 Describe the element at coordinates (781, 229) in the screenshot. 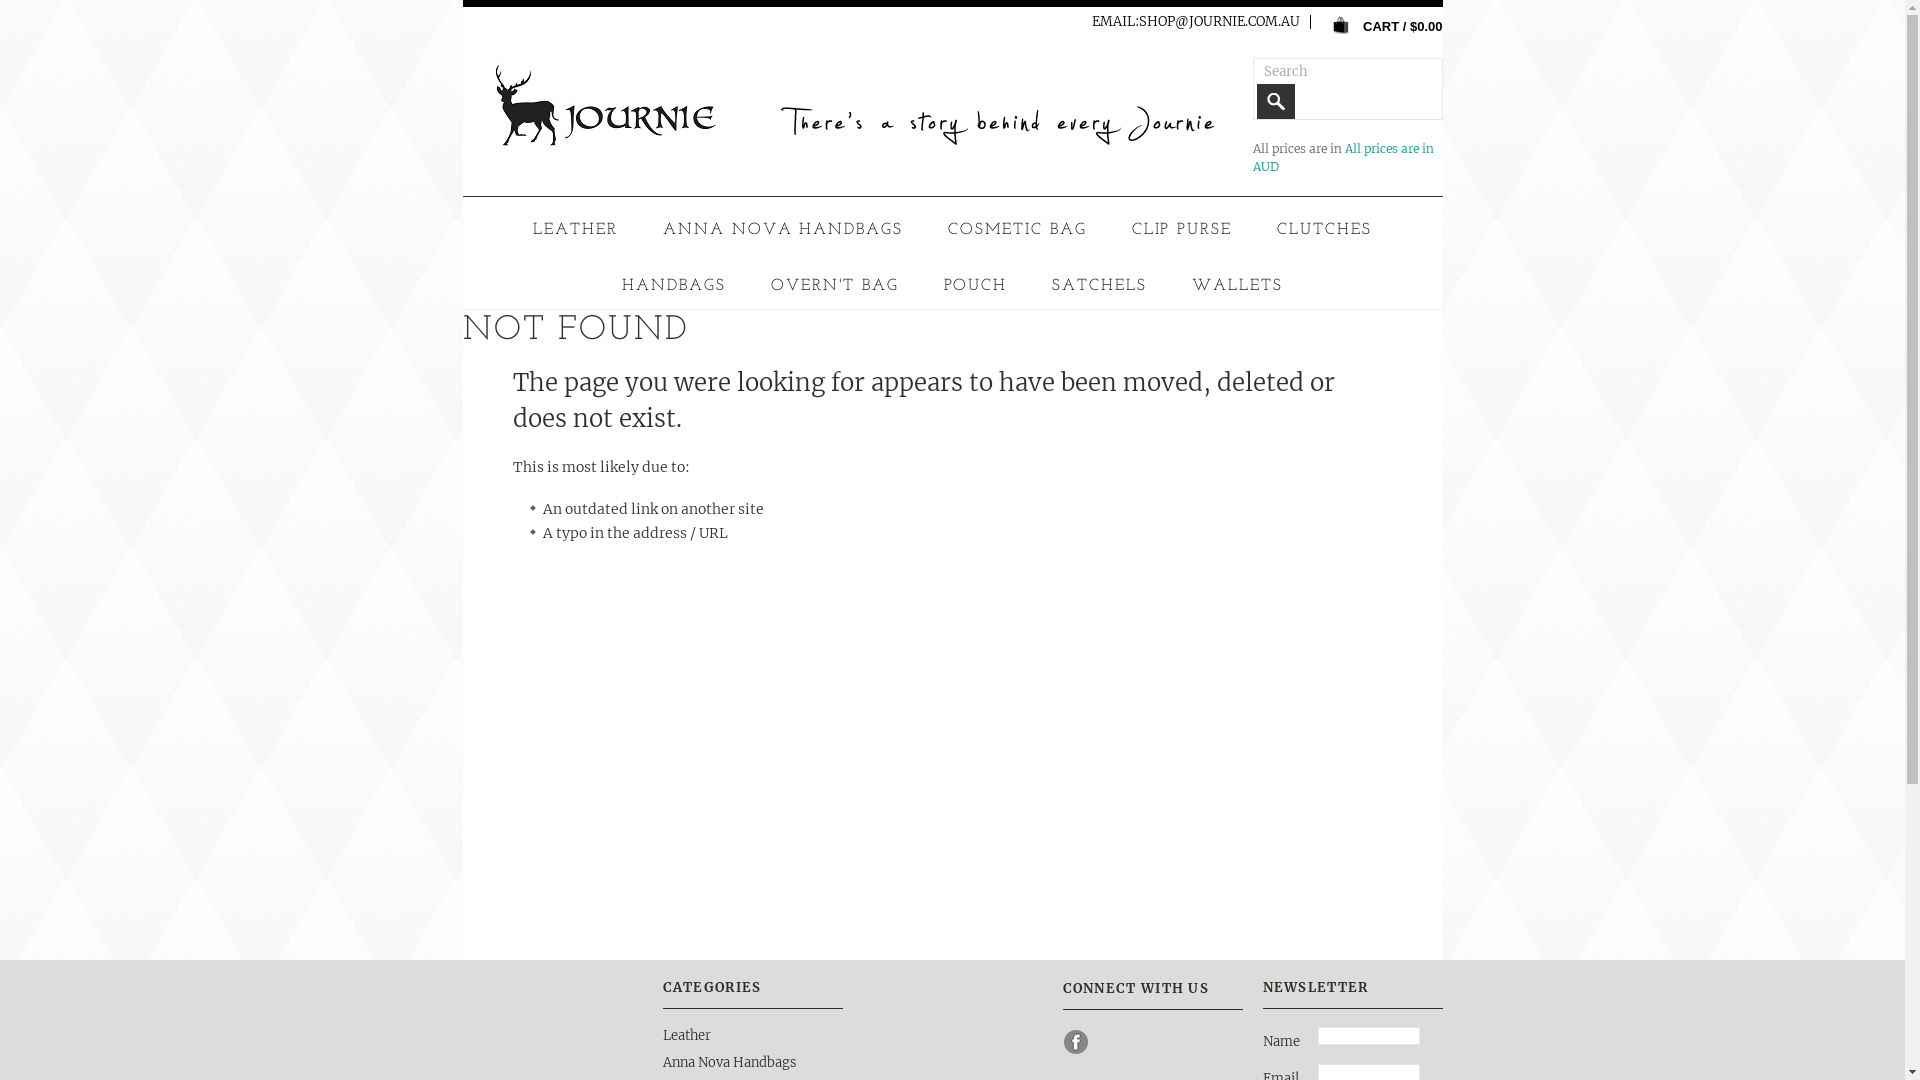

I see `'ANNA NOVA HANDBAGS'` at that location.